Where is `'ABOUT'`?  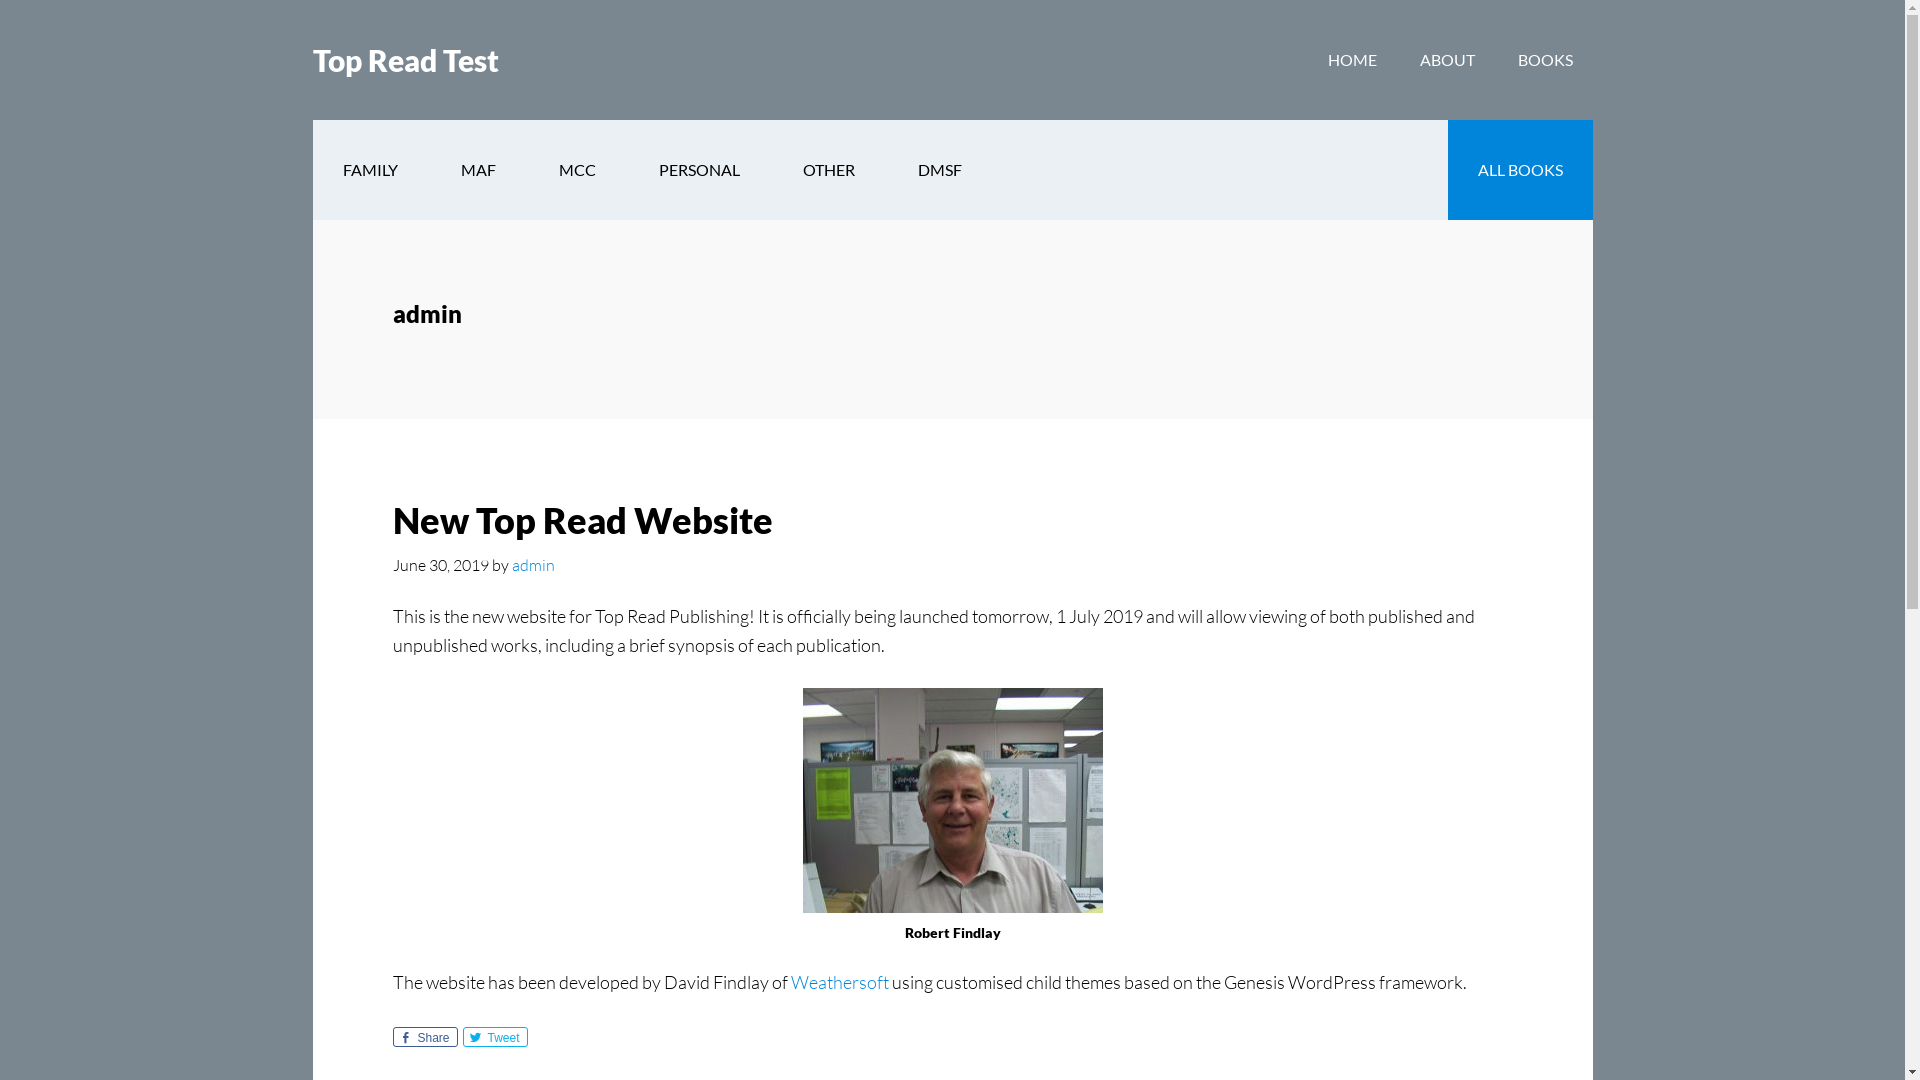 'ABOUT' is located at coordinates (1447, 59).